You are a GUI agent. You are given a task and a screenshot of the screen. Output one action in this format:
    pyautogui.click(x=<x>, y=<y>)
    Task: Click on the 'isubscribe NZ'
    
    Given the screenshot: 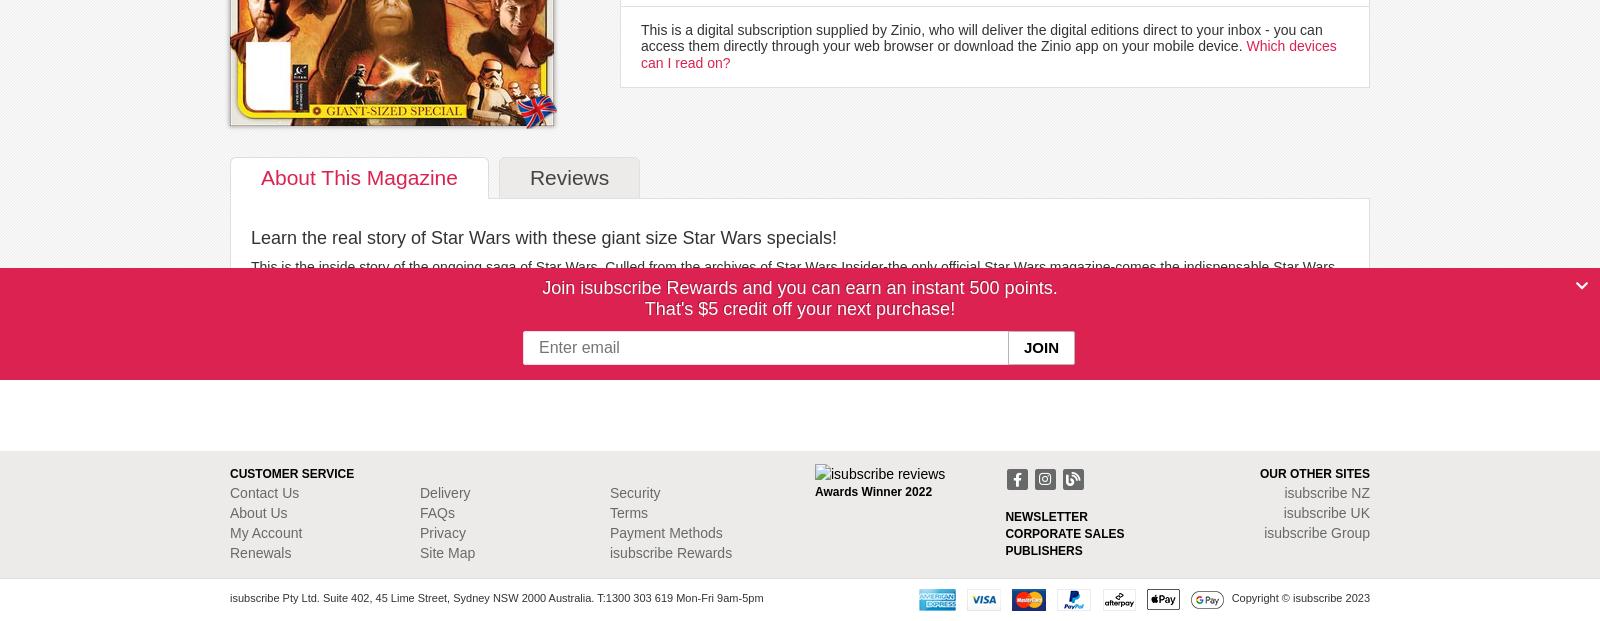 What is the action you would take?
    pyautogui.click(x=1326, y=492)
    